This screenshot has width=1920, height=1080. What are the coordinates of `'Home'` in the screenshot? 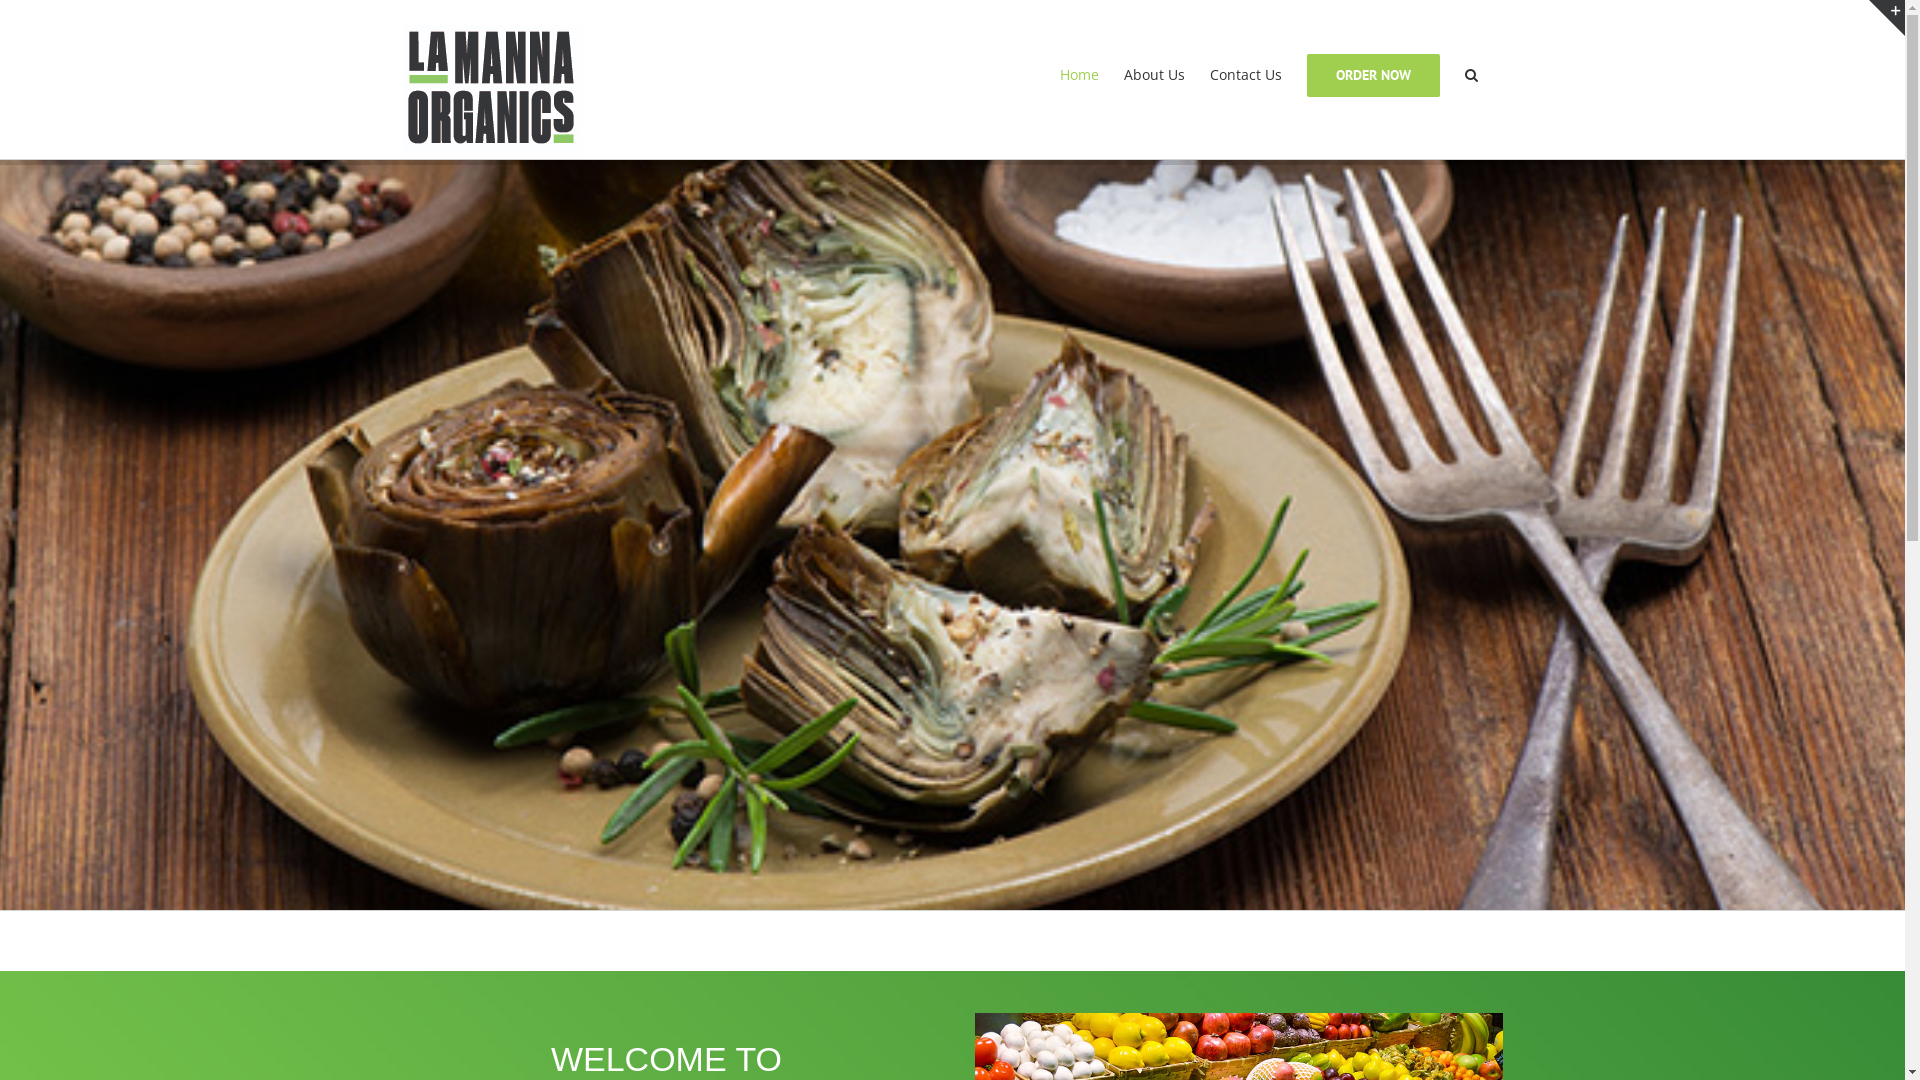 It's located at (1059, 73).